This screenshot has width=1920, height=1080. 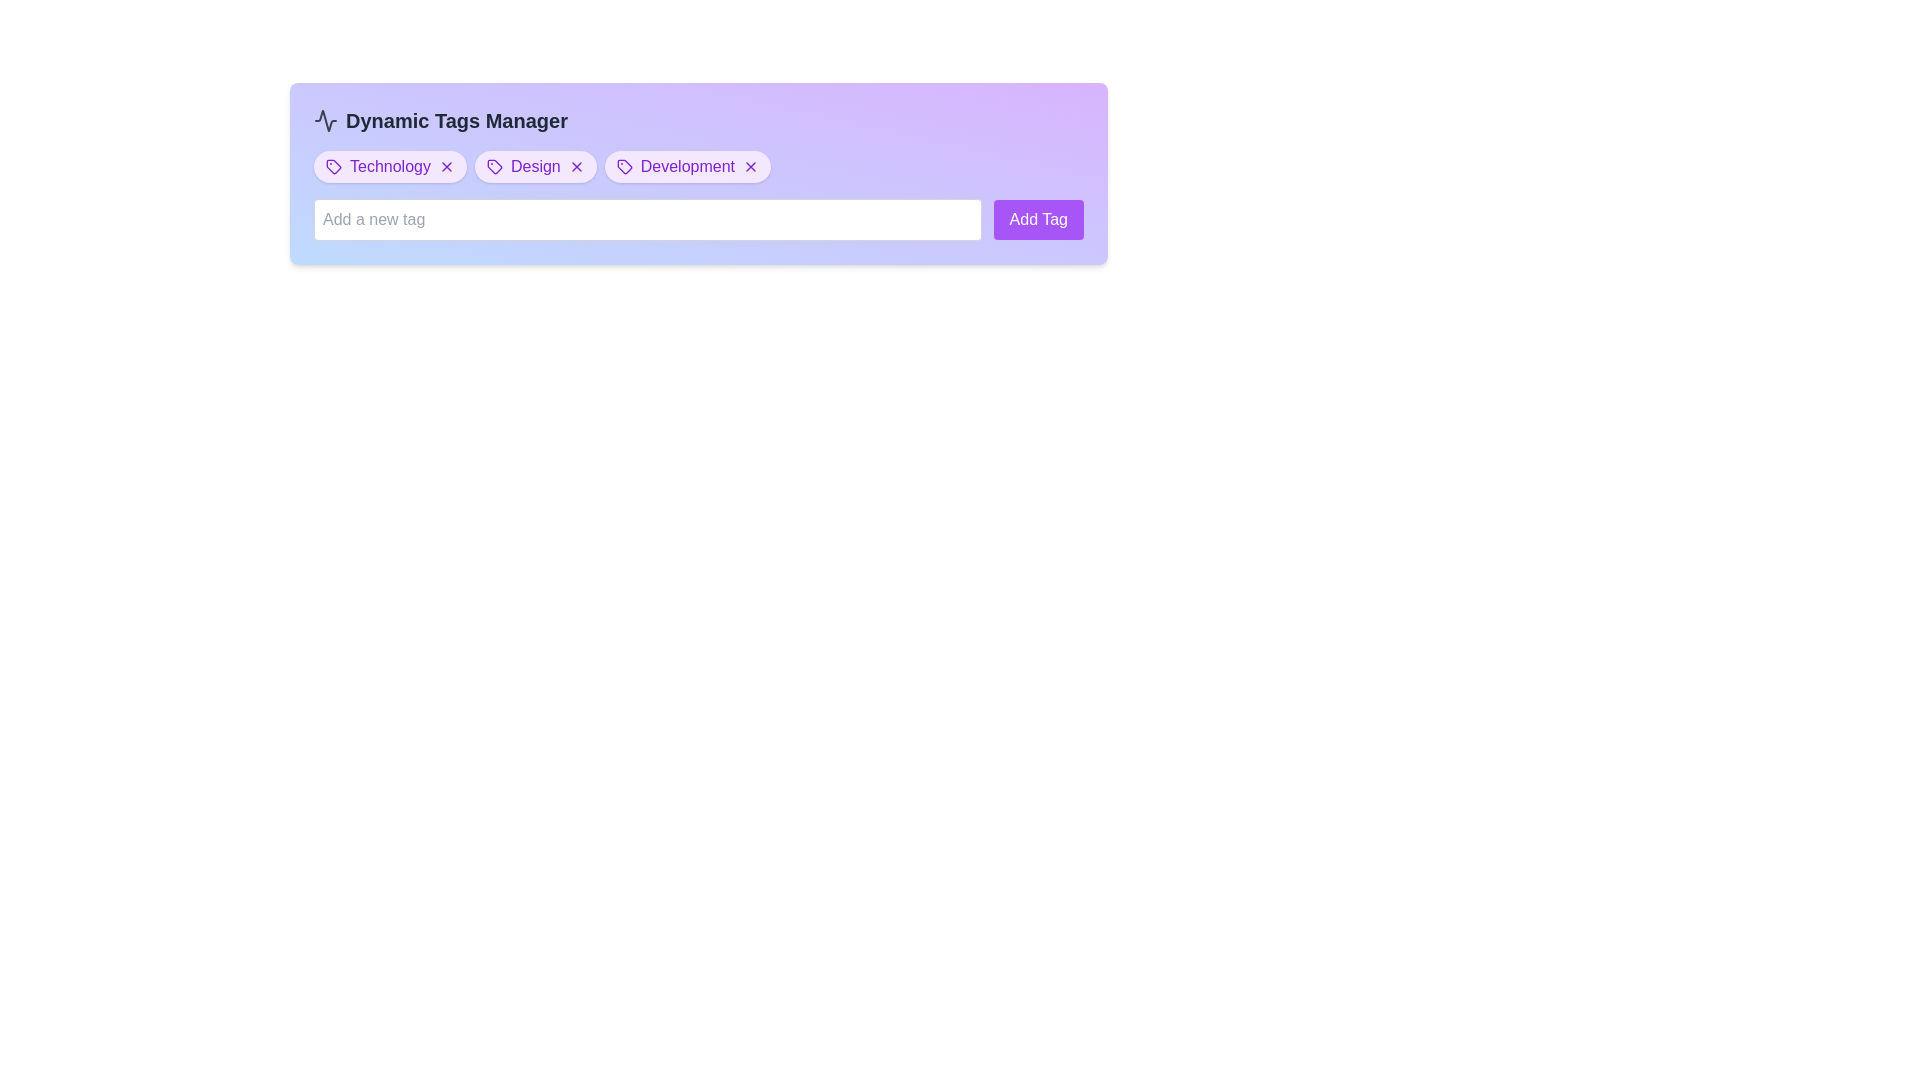 What do you see at coordinates (750, 165) in the screenshot?
I see `the 'X' icon button with a thin purple outline, located to the right of the 'Development' tag` at bounding box center [750, 165].